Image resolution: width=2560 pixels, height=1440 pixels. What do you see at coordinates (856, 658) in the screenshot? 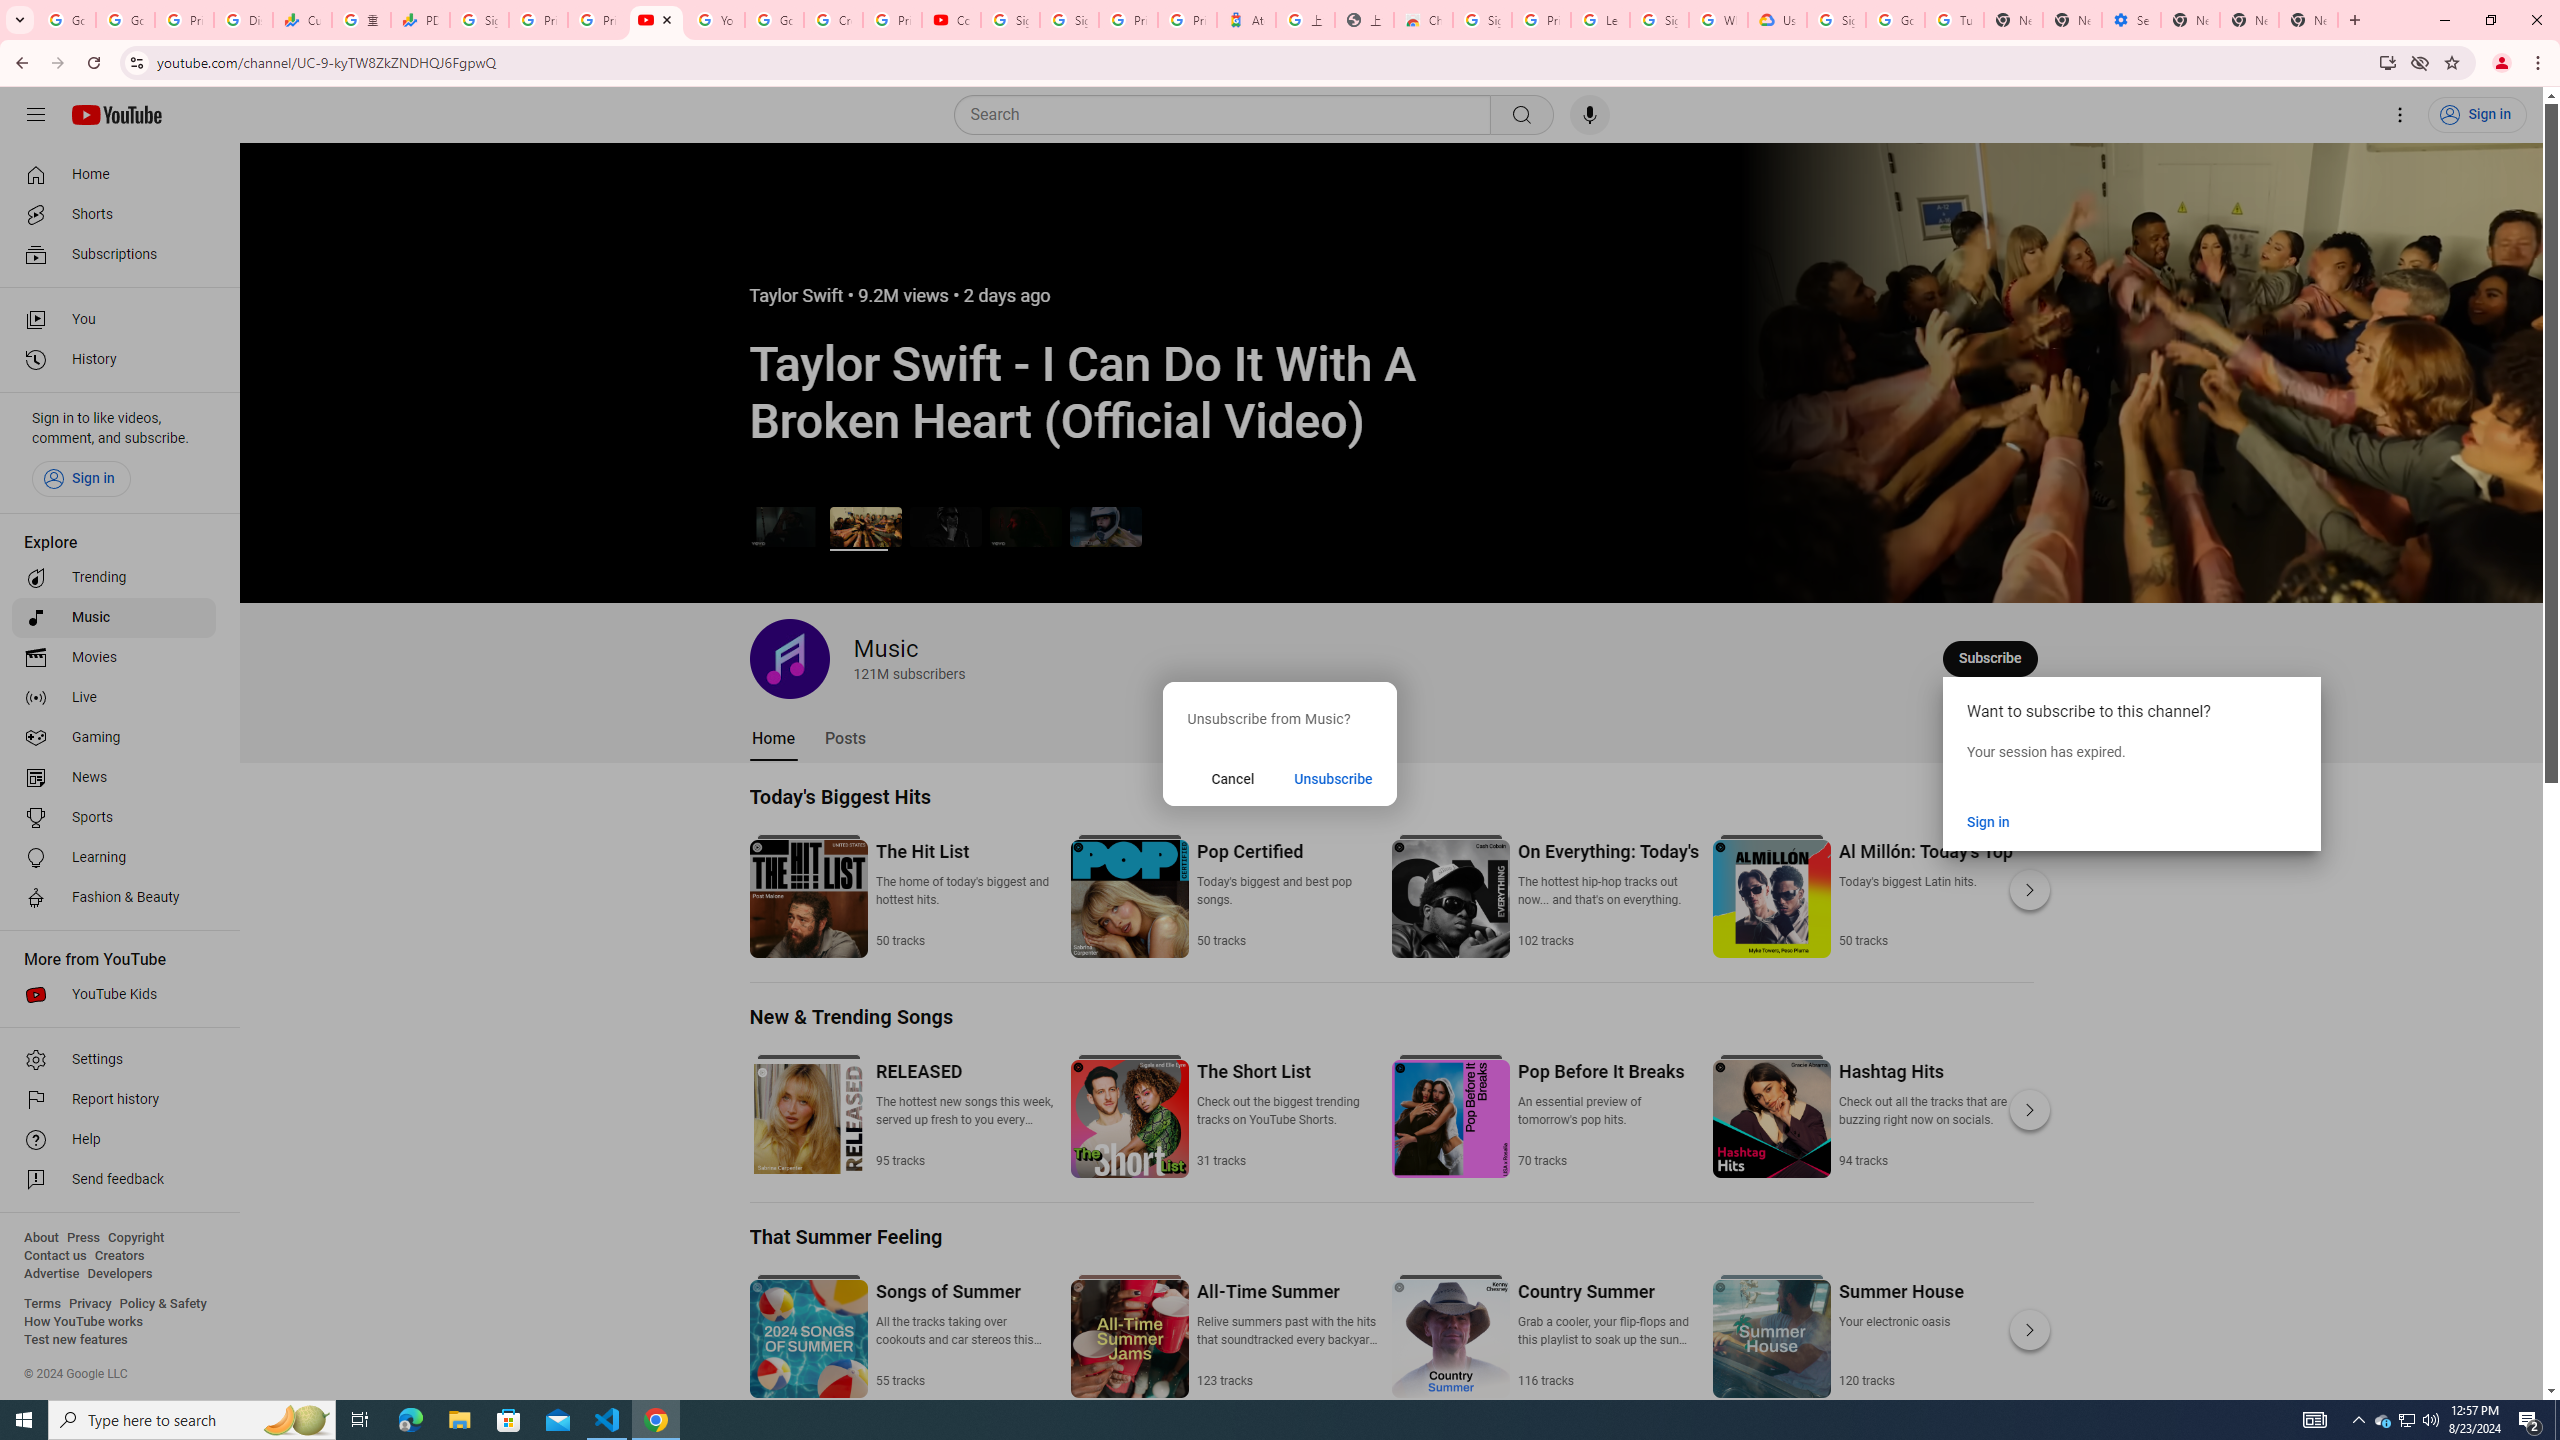
I see `'Music 121 million subscribers'` at bounding box center [856, 658].